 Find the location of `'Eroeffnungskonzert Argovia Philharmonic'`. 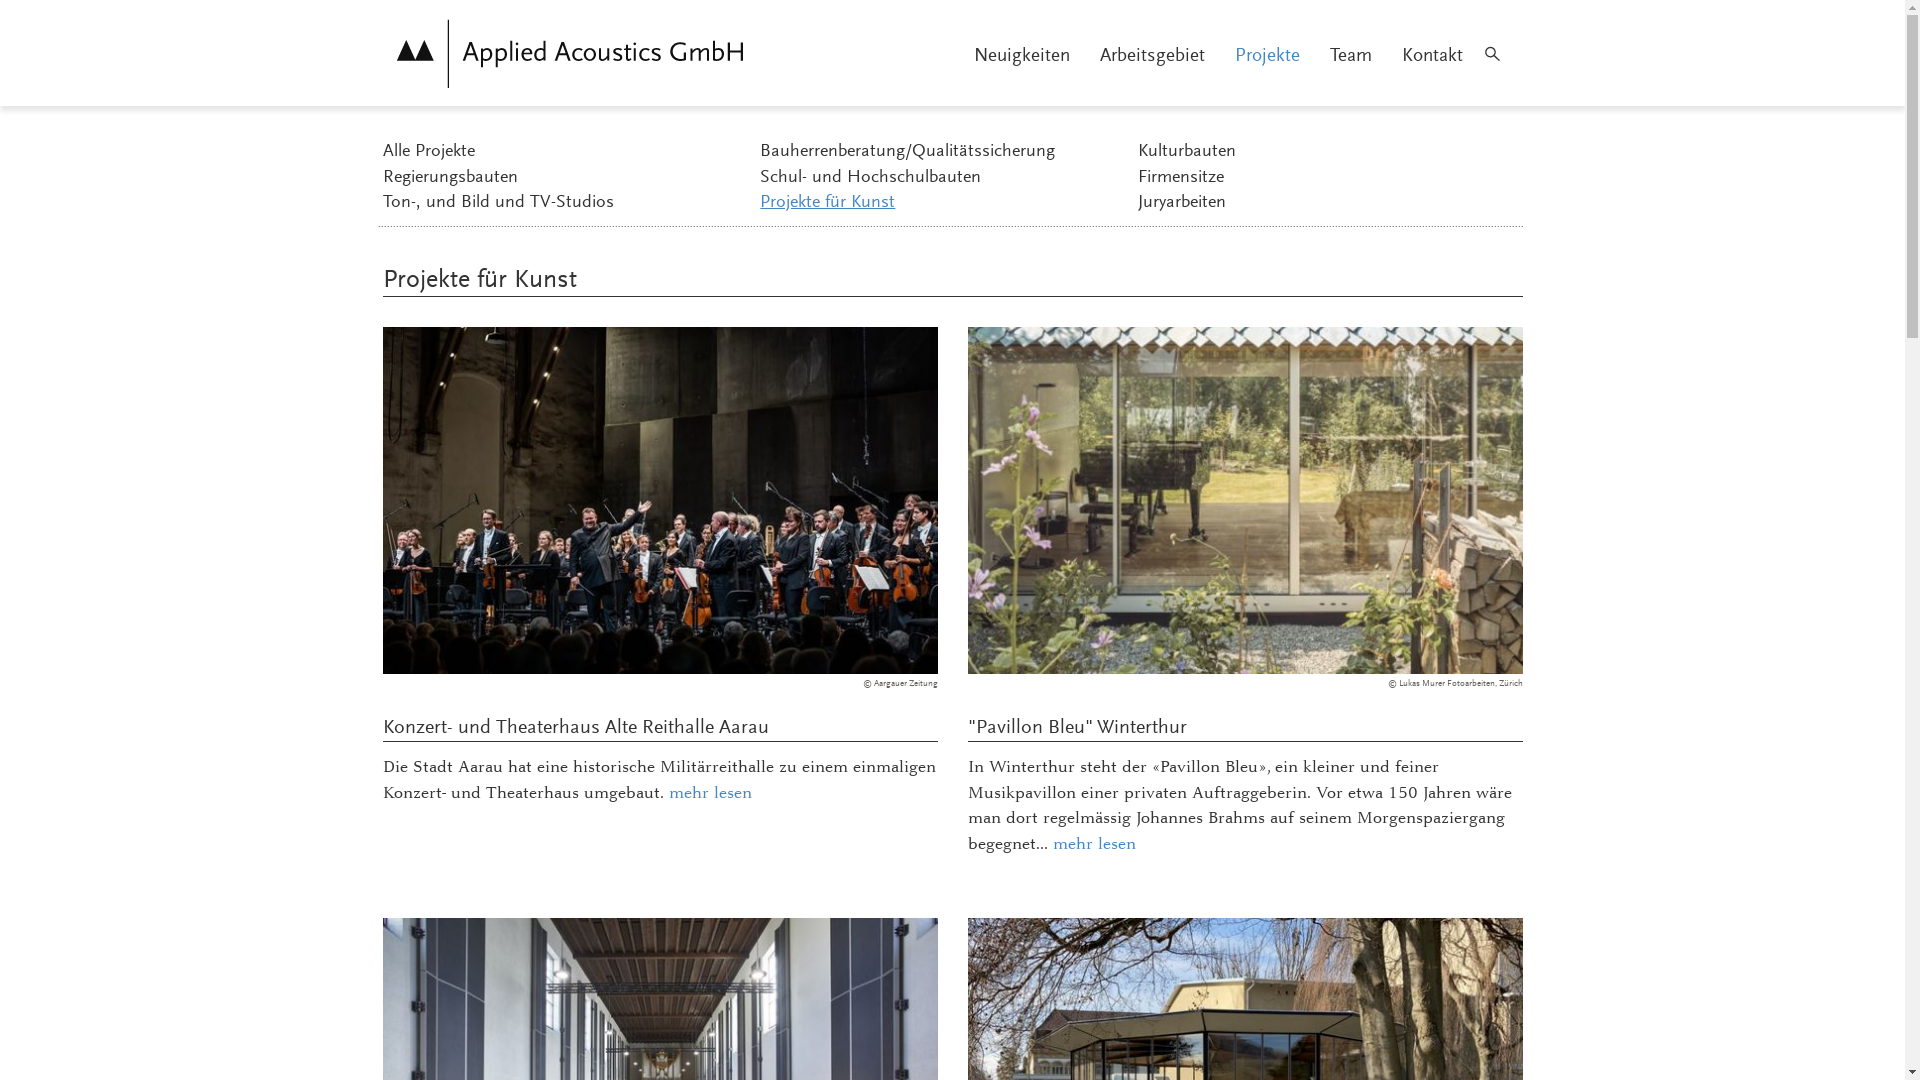

'Eroeffnungskonzert Argovia Philharmonic' is located at coordinates (659, 499).